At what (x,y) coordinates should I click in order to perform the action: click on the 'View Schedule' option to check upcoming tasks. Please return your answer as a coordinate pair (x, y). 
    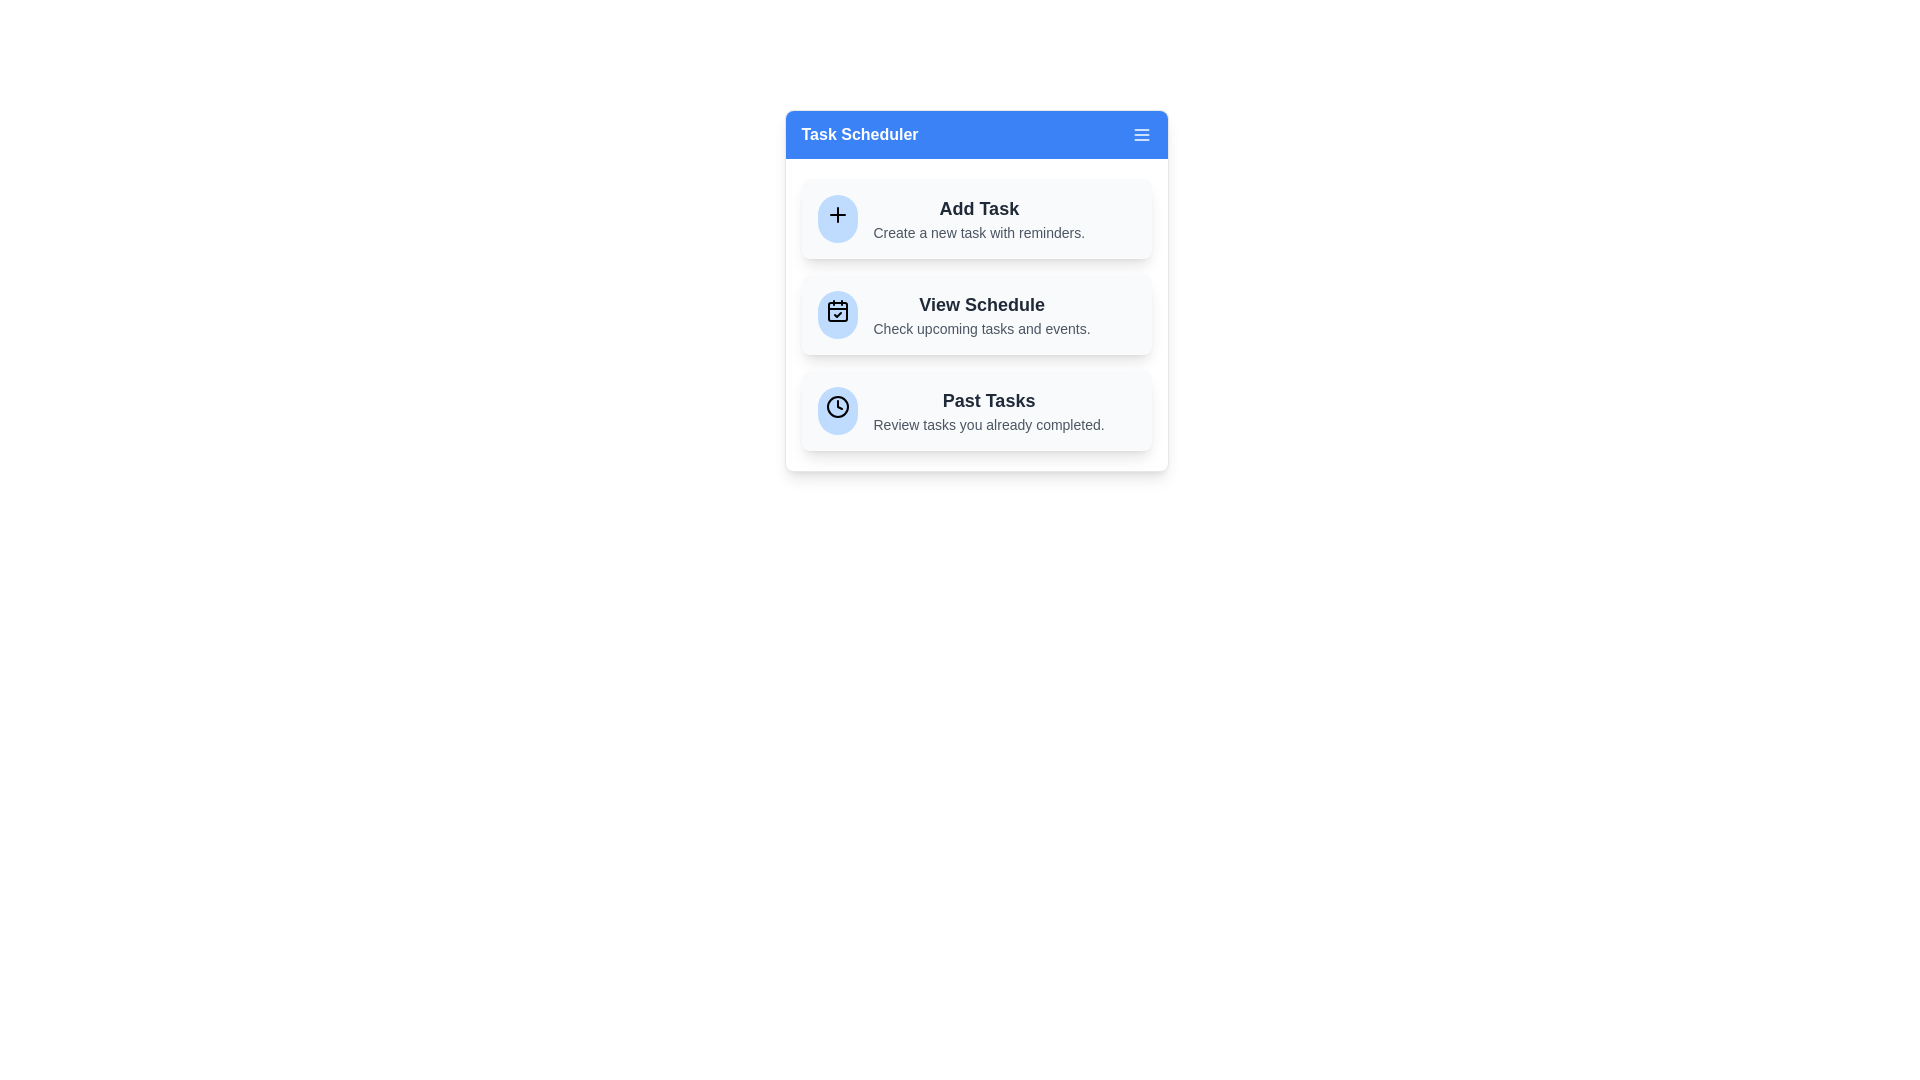
    Looking at the image, I should click on (982, 315).